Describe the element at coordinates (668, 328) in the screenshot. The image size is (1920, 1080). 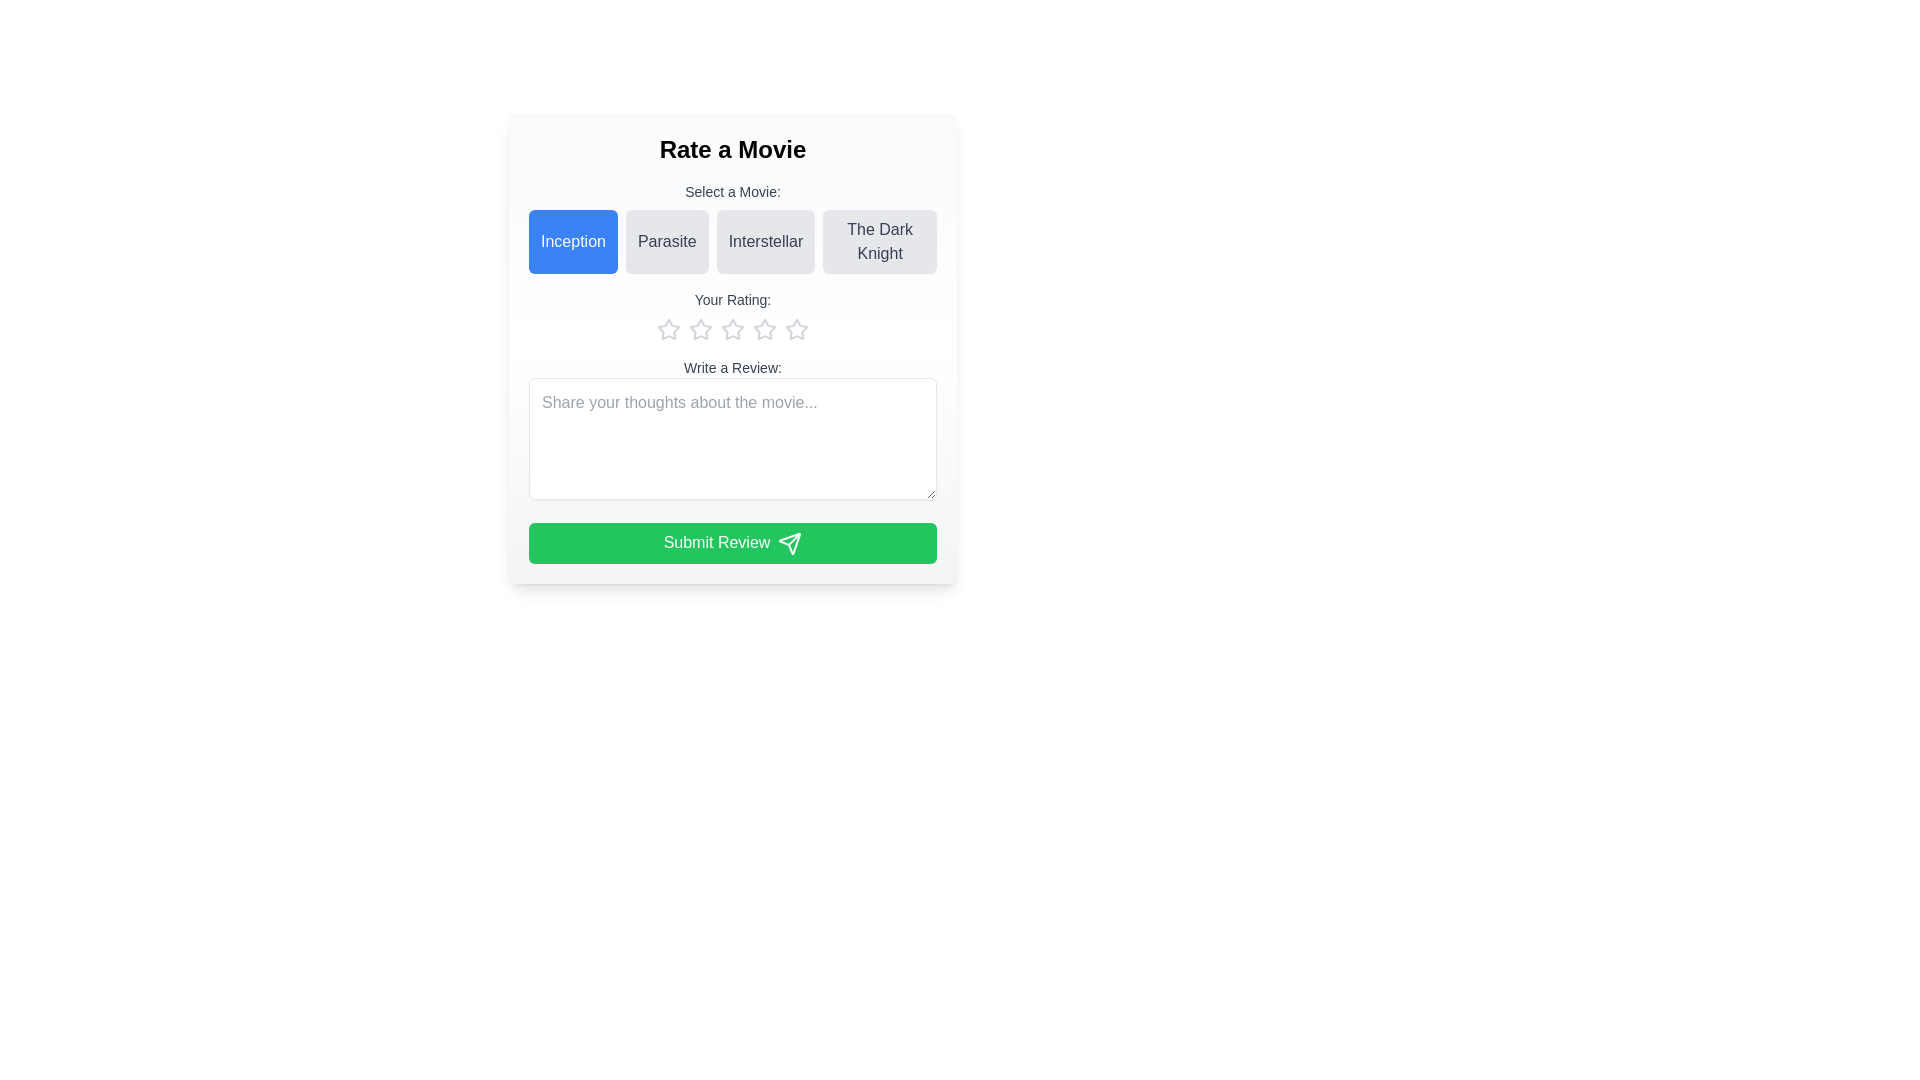
I see `the first star icon in the rating component under the 'Your Rating' section` at that location.